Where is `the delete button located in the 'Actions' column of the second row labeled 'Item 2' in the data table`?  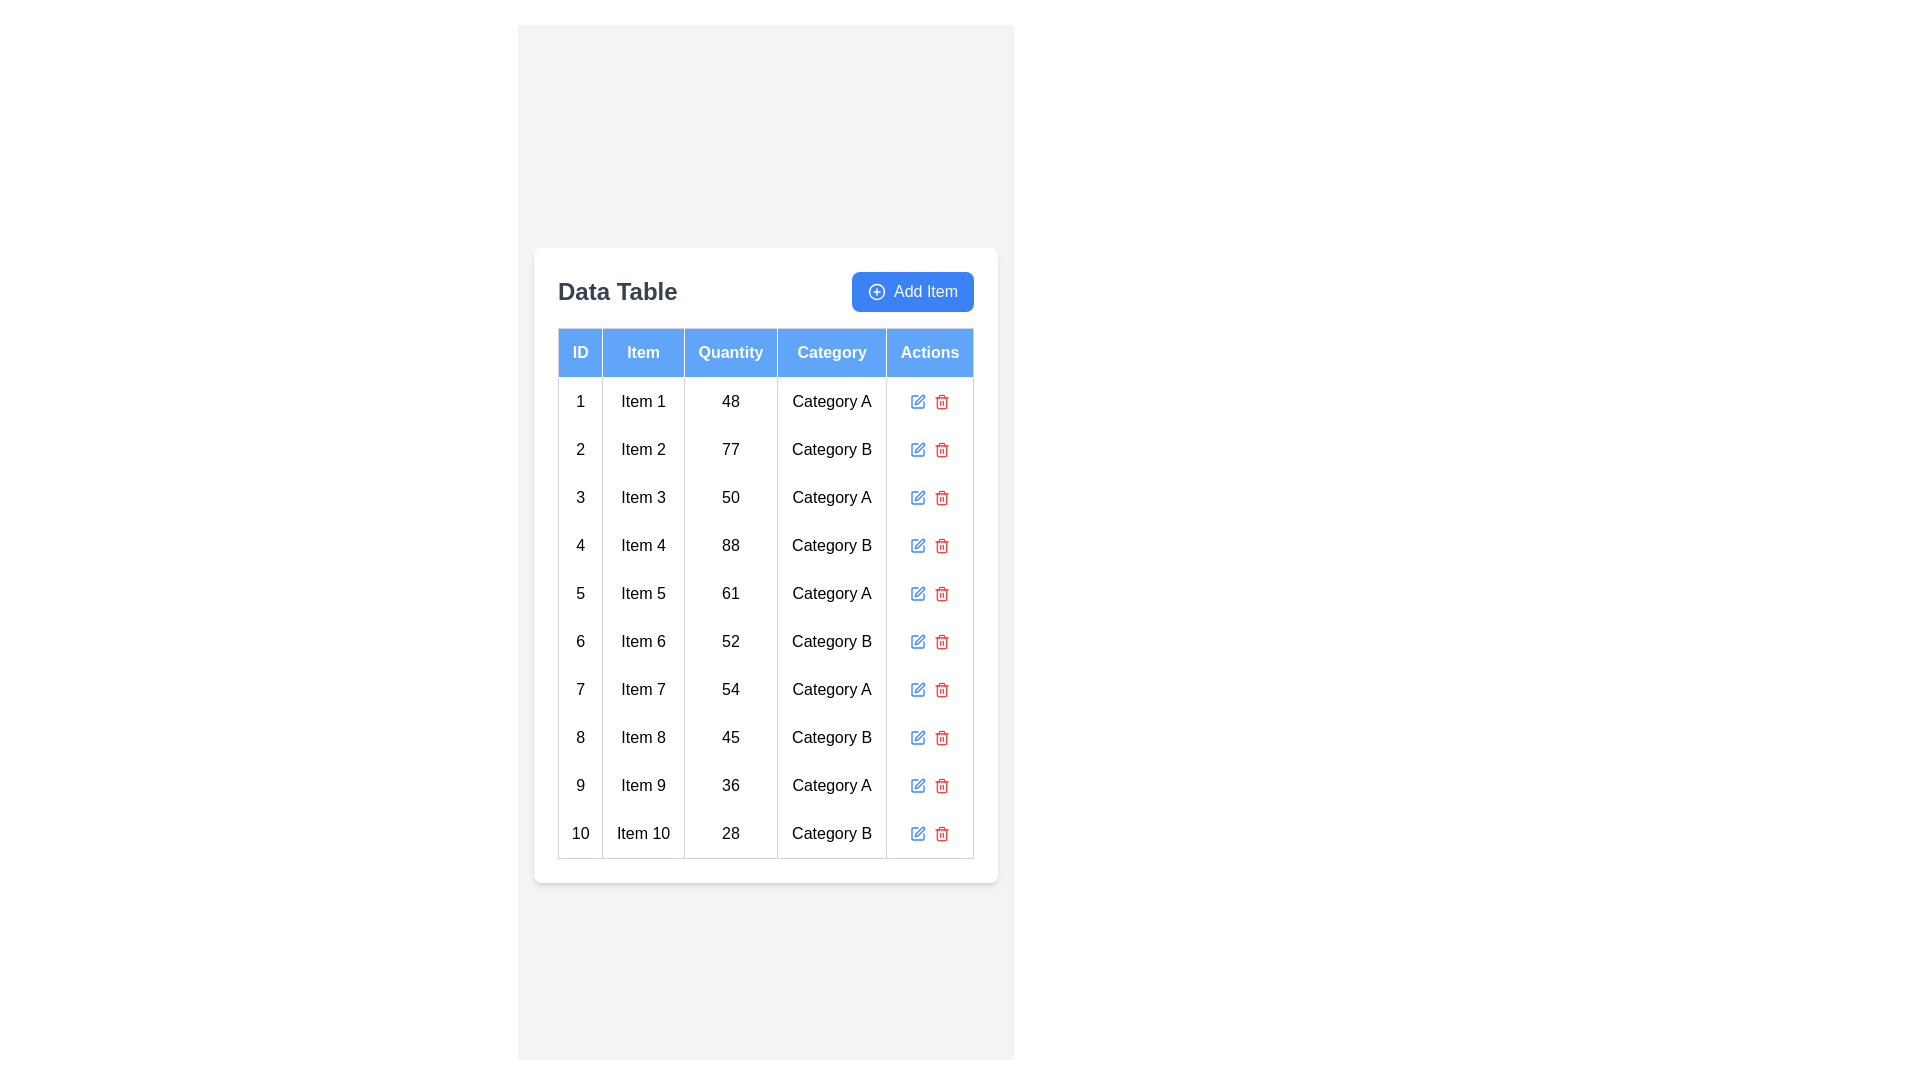
the delete button located in the 'Actions' column of the second row labeled 'Item 2' in the data table is located at coordinates (941, 448).